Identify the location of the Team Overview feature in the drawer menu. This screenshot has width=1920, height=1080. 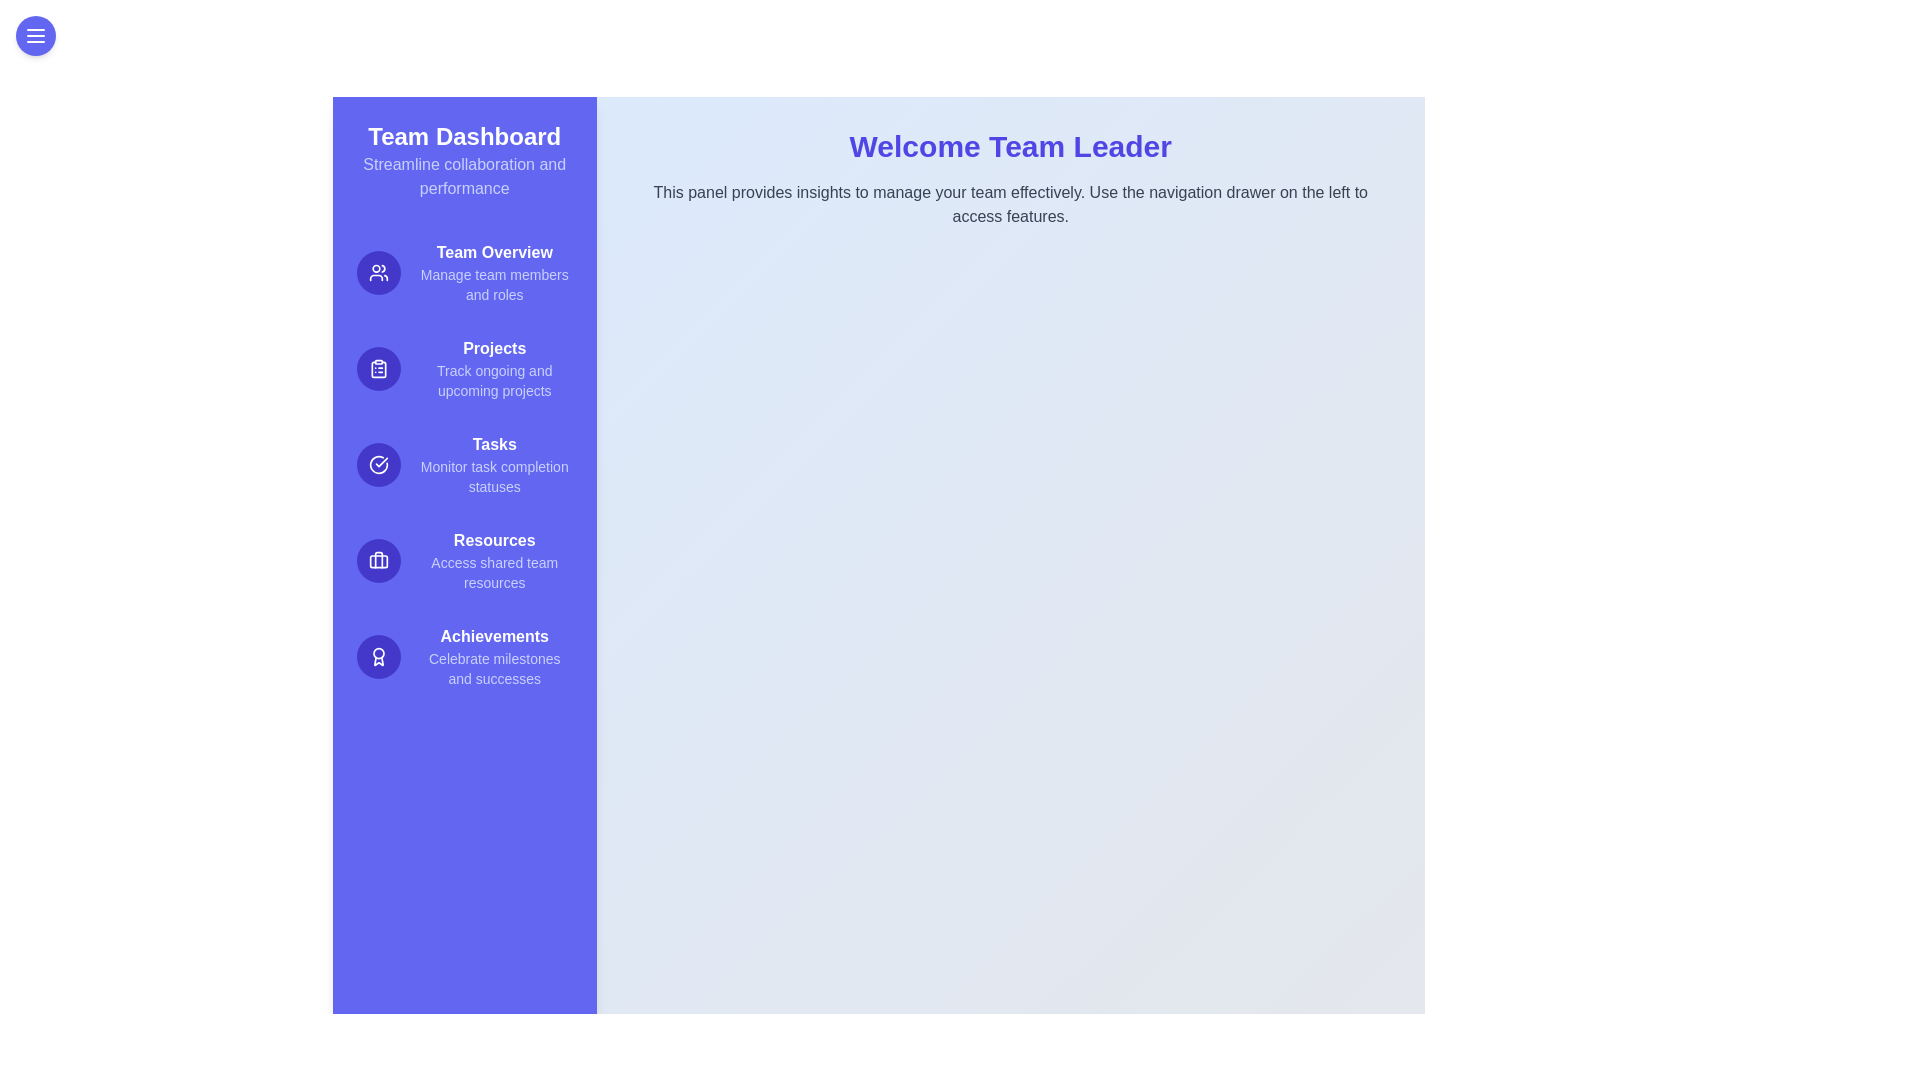
(463, 273).